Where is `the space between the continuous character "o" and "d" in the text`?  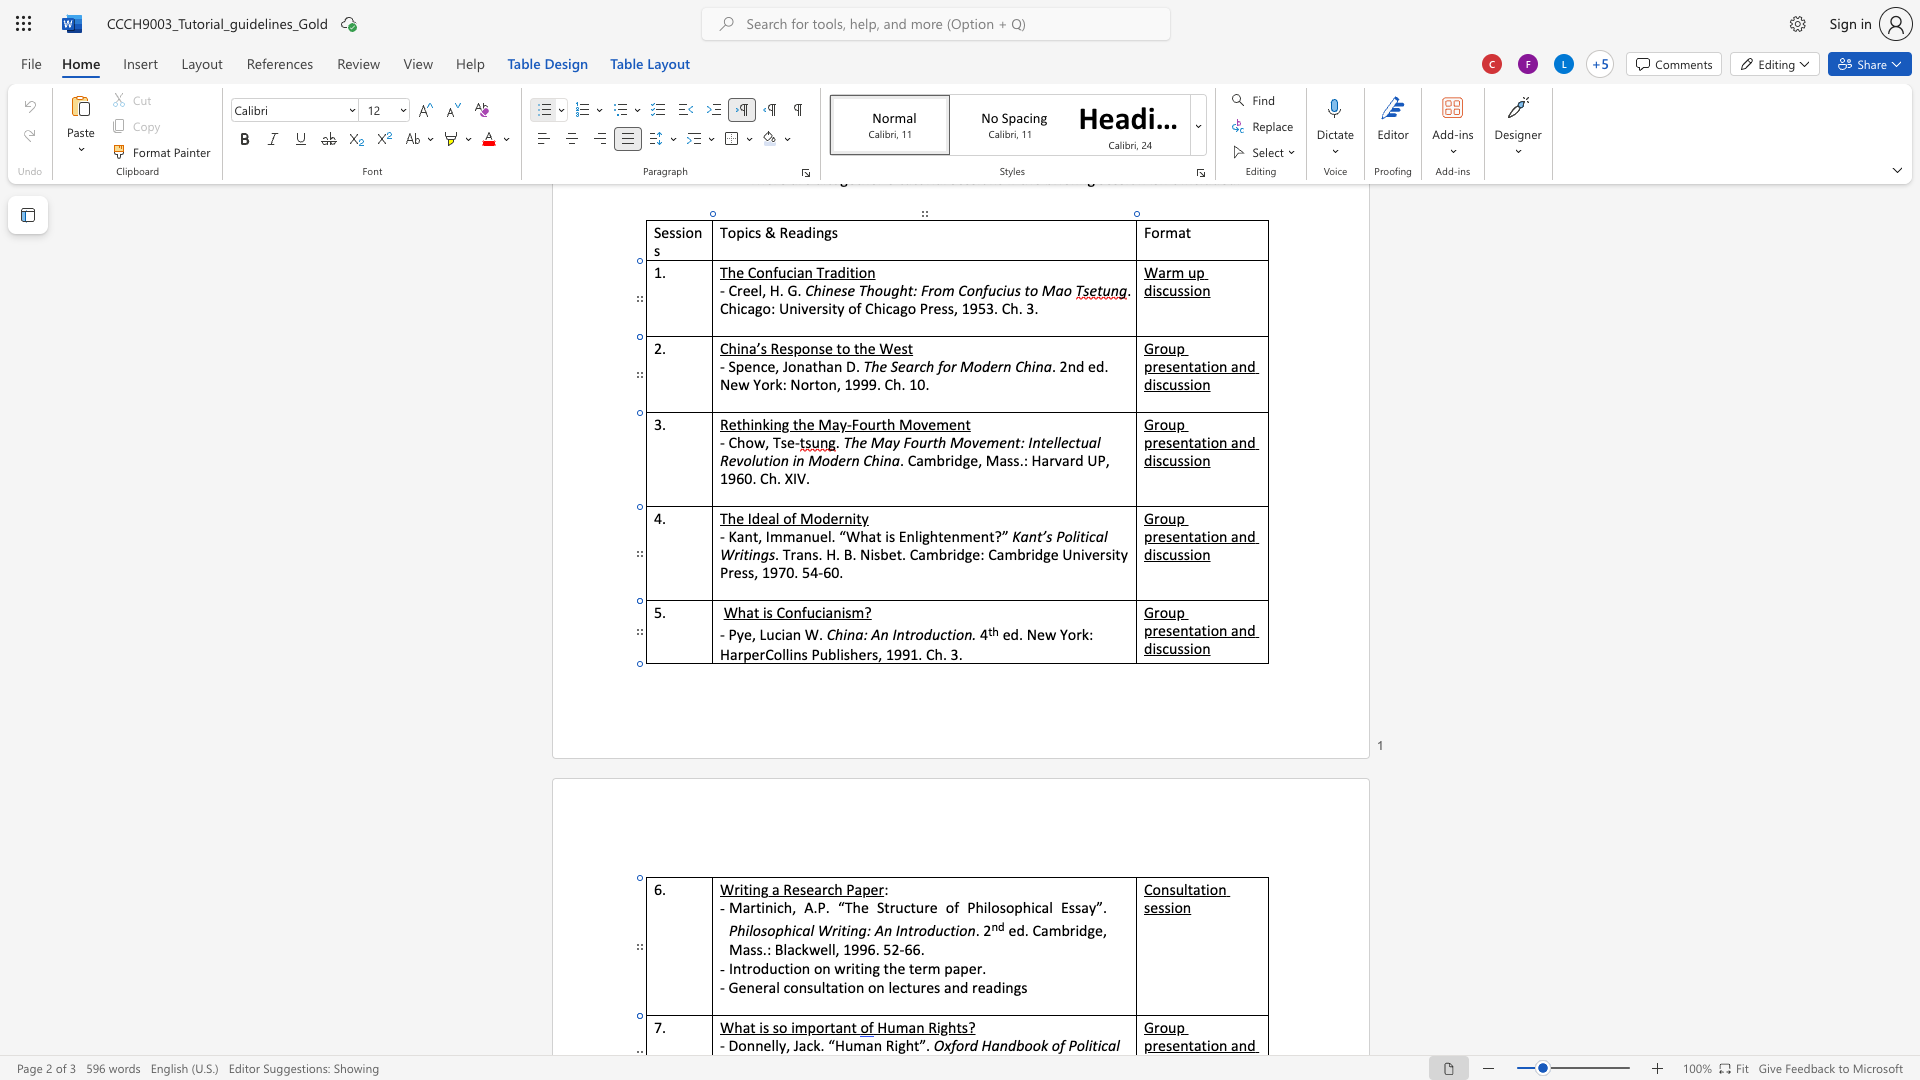
the space between the continuous character "o" and "d" in the text is located at coordinates (759, 967).